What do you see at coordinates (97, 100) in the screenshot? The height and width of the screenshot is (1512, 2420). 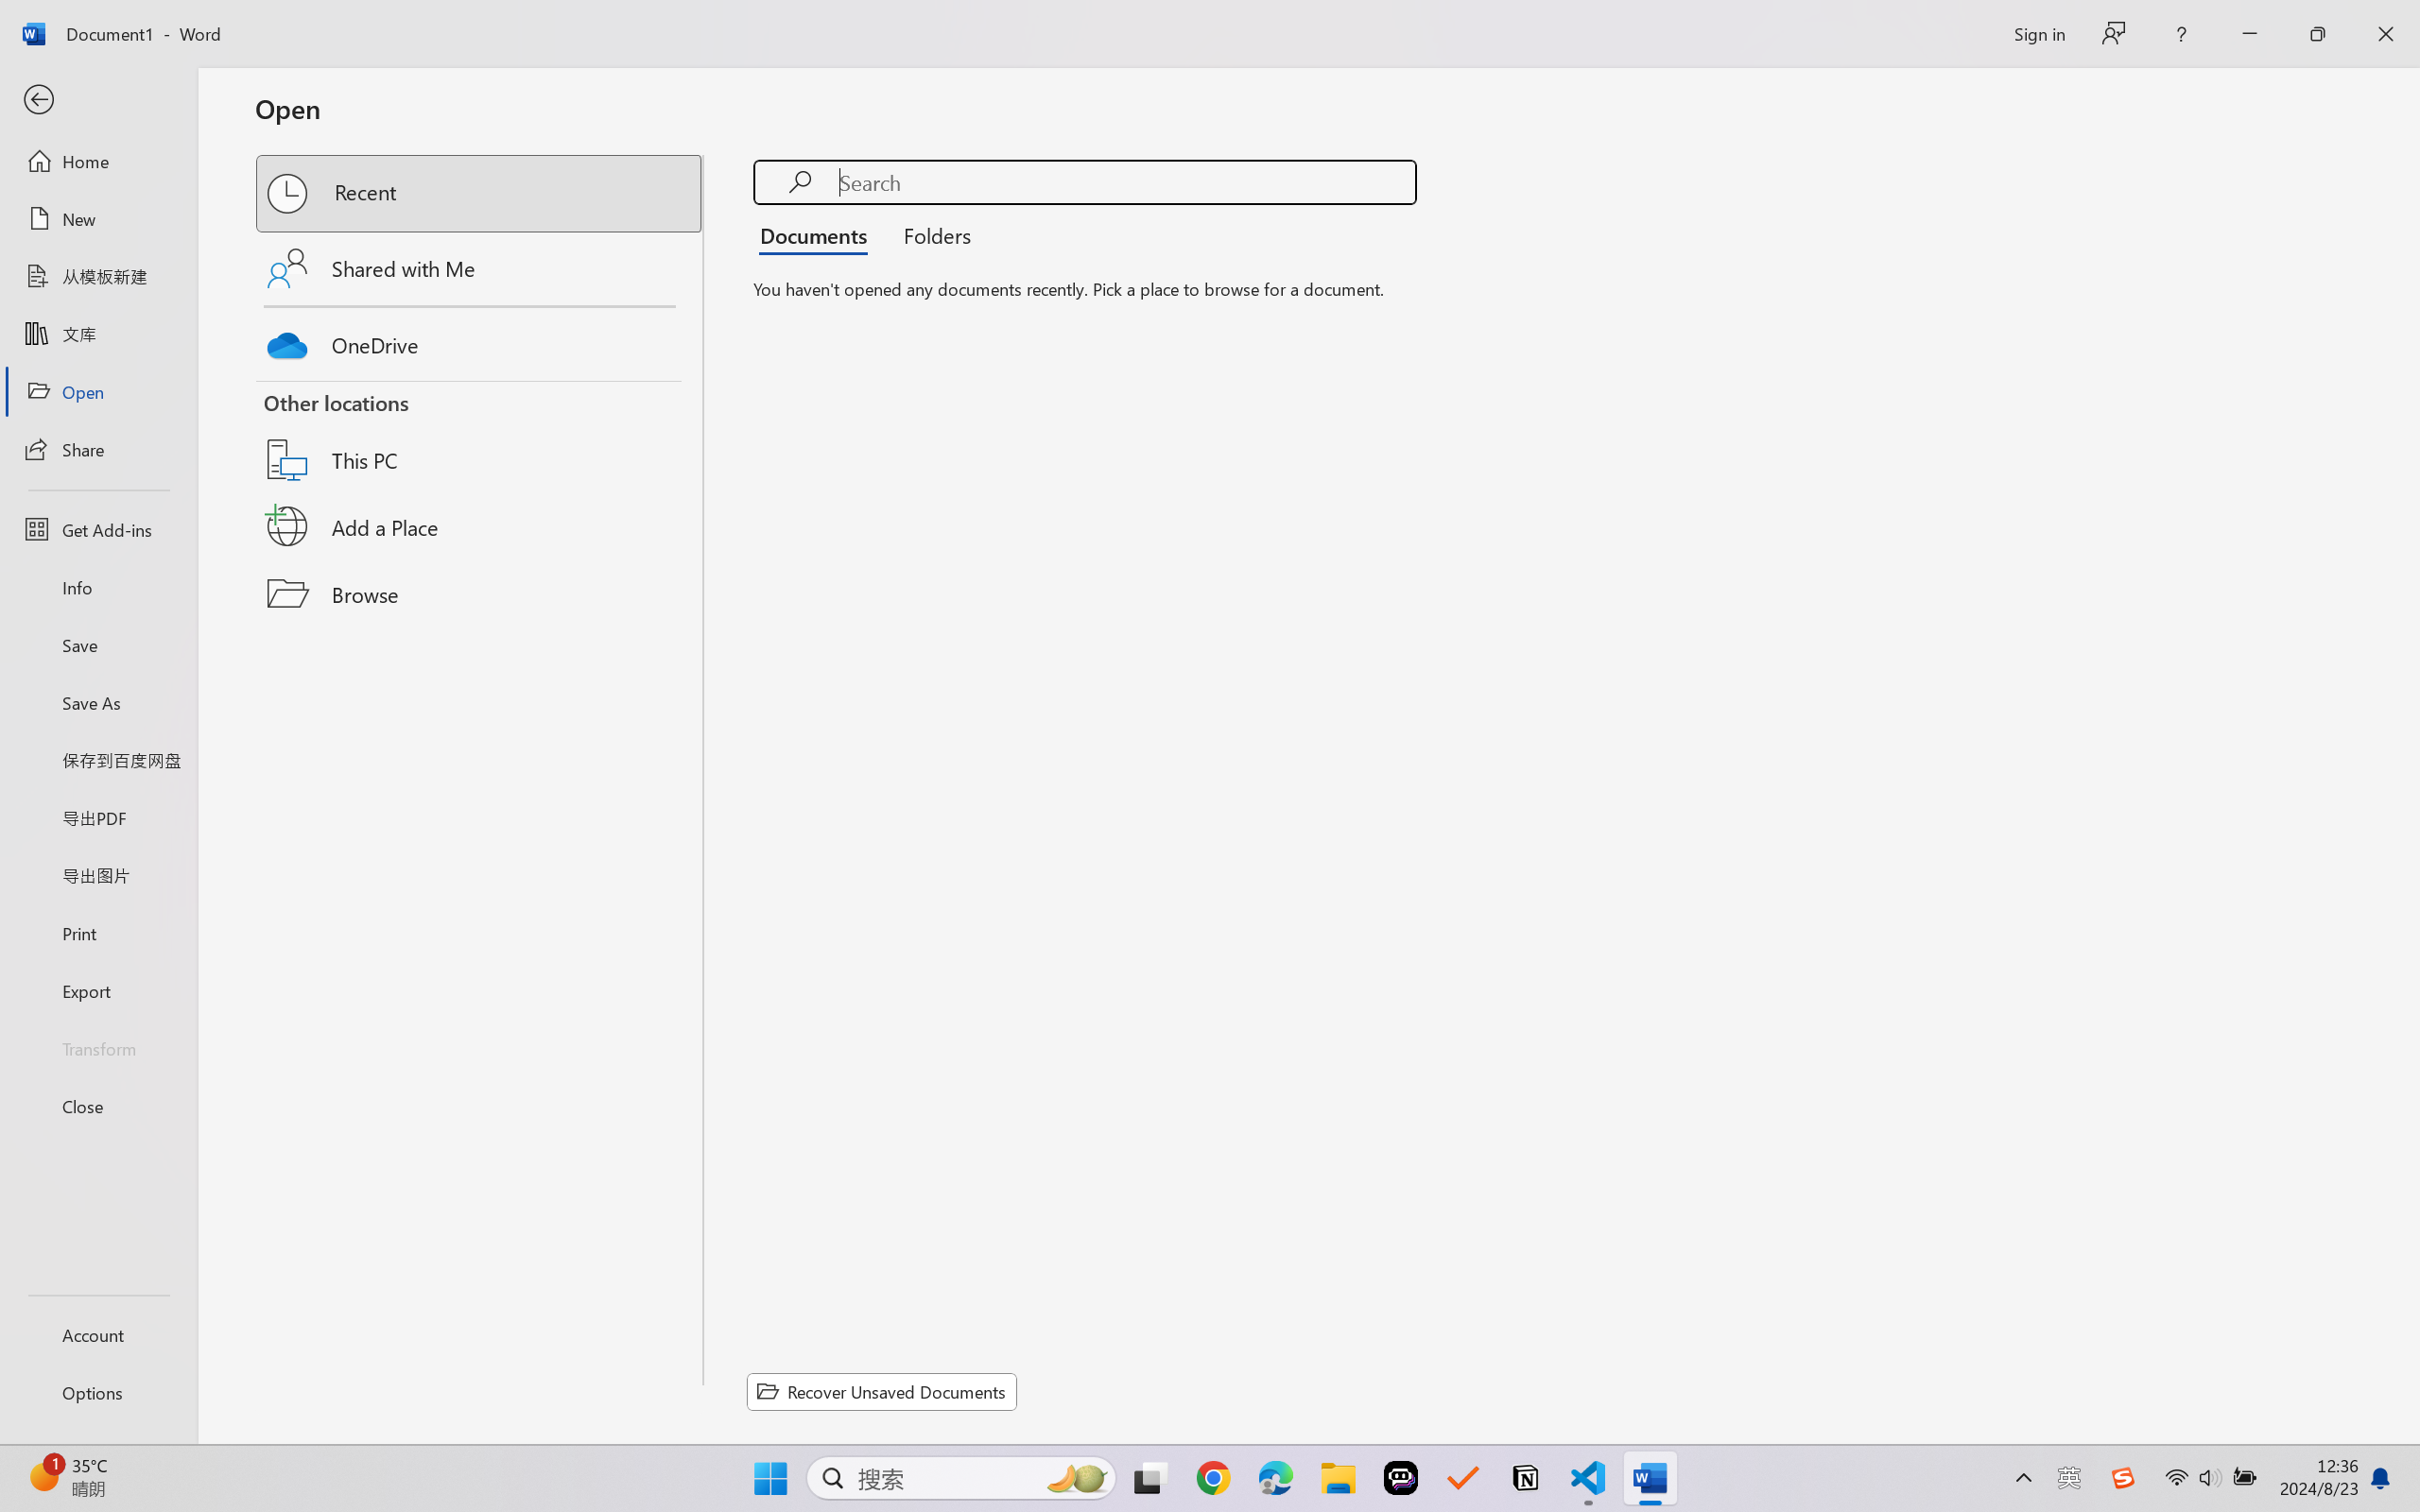 I see `'Back'` at bounding box center [97, 100].